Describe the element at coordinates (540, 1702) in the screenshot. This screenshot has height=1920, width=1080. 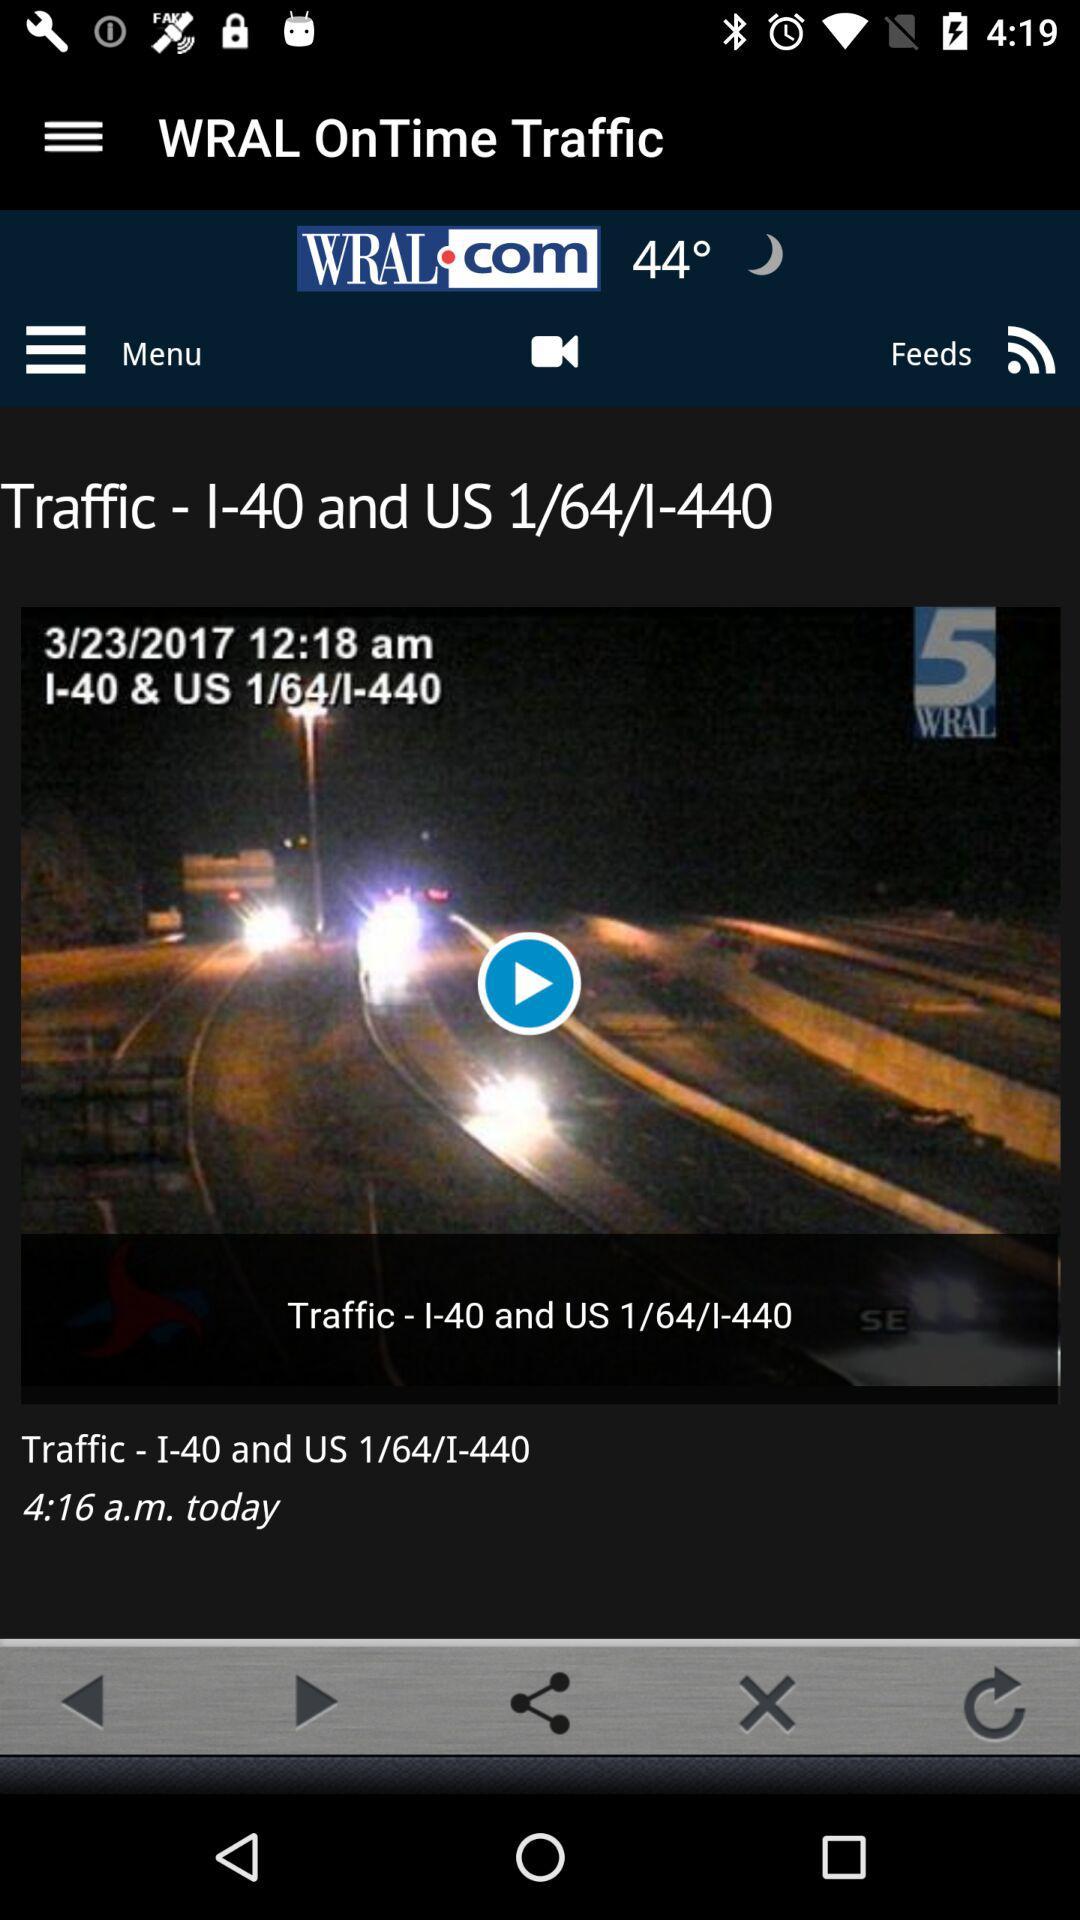
I see `share it` at that location.